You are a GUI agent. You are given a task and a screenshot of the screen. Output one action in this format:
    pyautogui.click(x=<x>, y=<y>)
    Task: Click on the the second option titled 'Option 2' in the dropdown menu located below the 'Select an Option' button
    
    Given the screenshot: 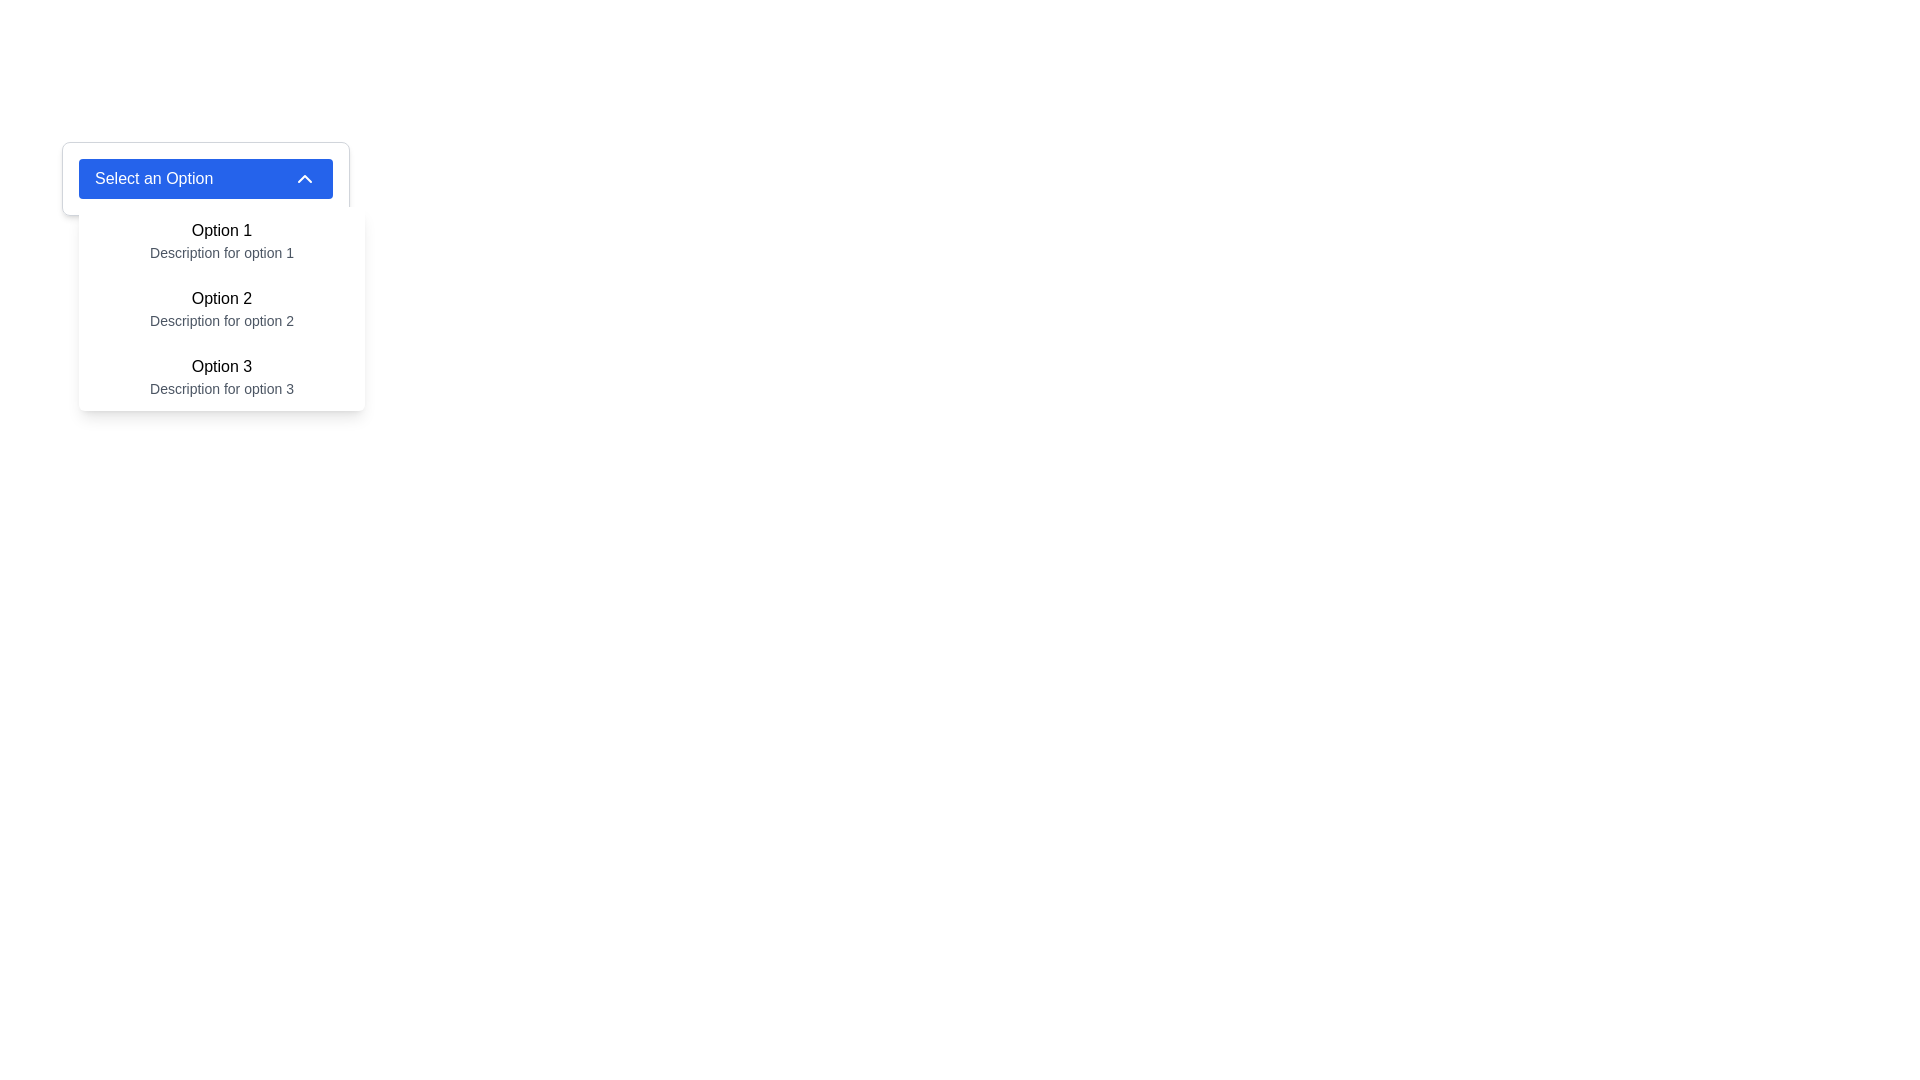 What is the action you would take?
    pyautogui.click(x=221, y=308)
    